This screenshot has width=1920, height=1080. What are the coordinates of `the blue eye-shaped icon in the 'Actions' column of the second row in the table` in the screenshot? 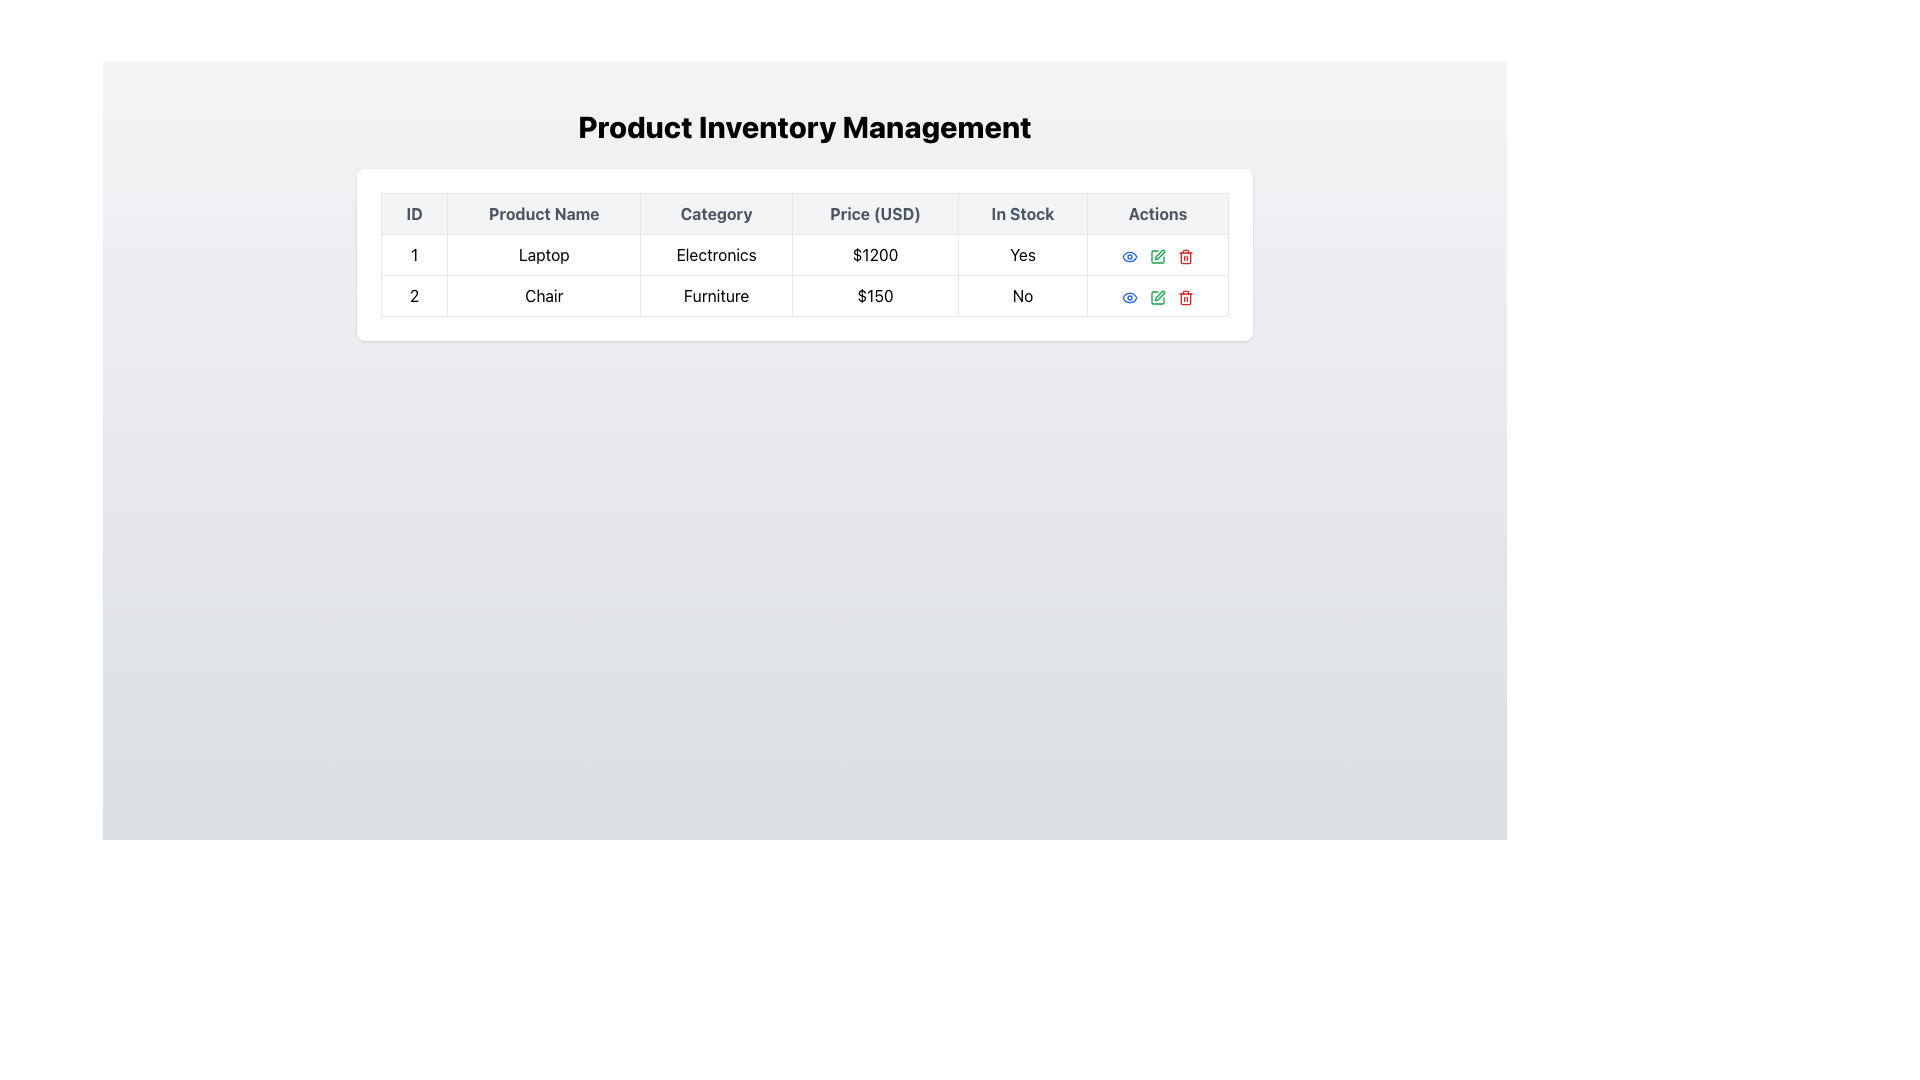 It's located at (1129, 253).